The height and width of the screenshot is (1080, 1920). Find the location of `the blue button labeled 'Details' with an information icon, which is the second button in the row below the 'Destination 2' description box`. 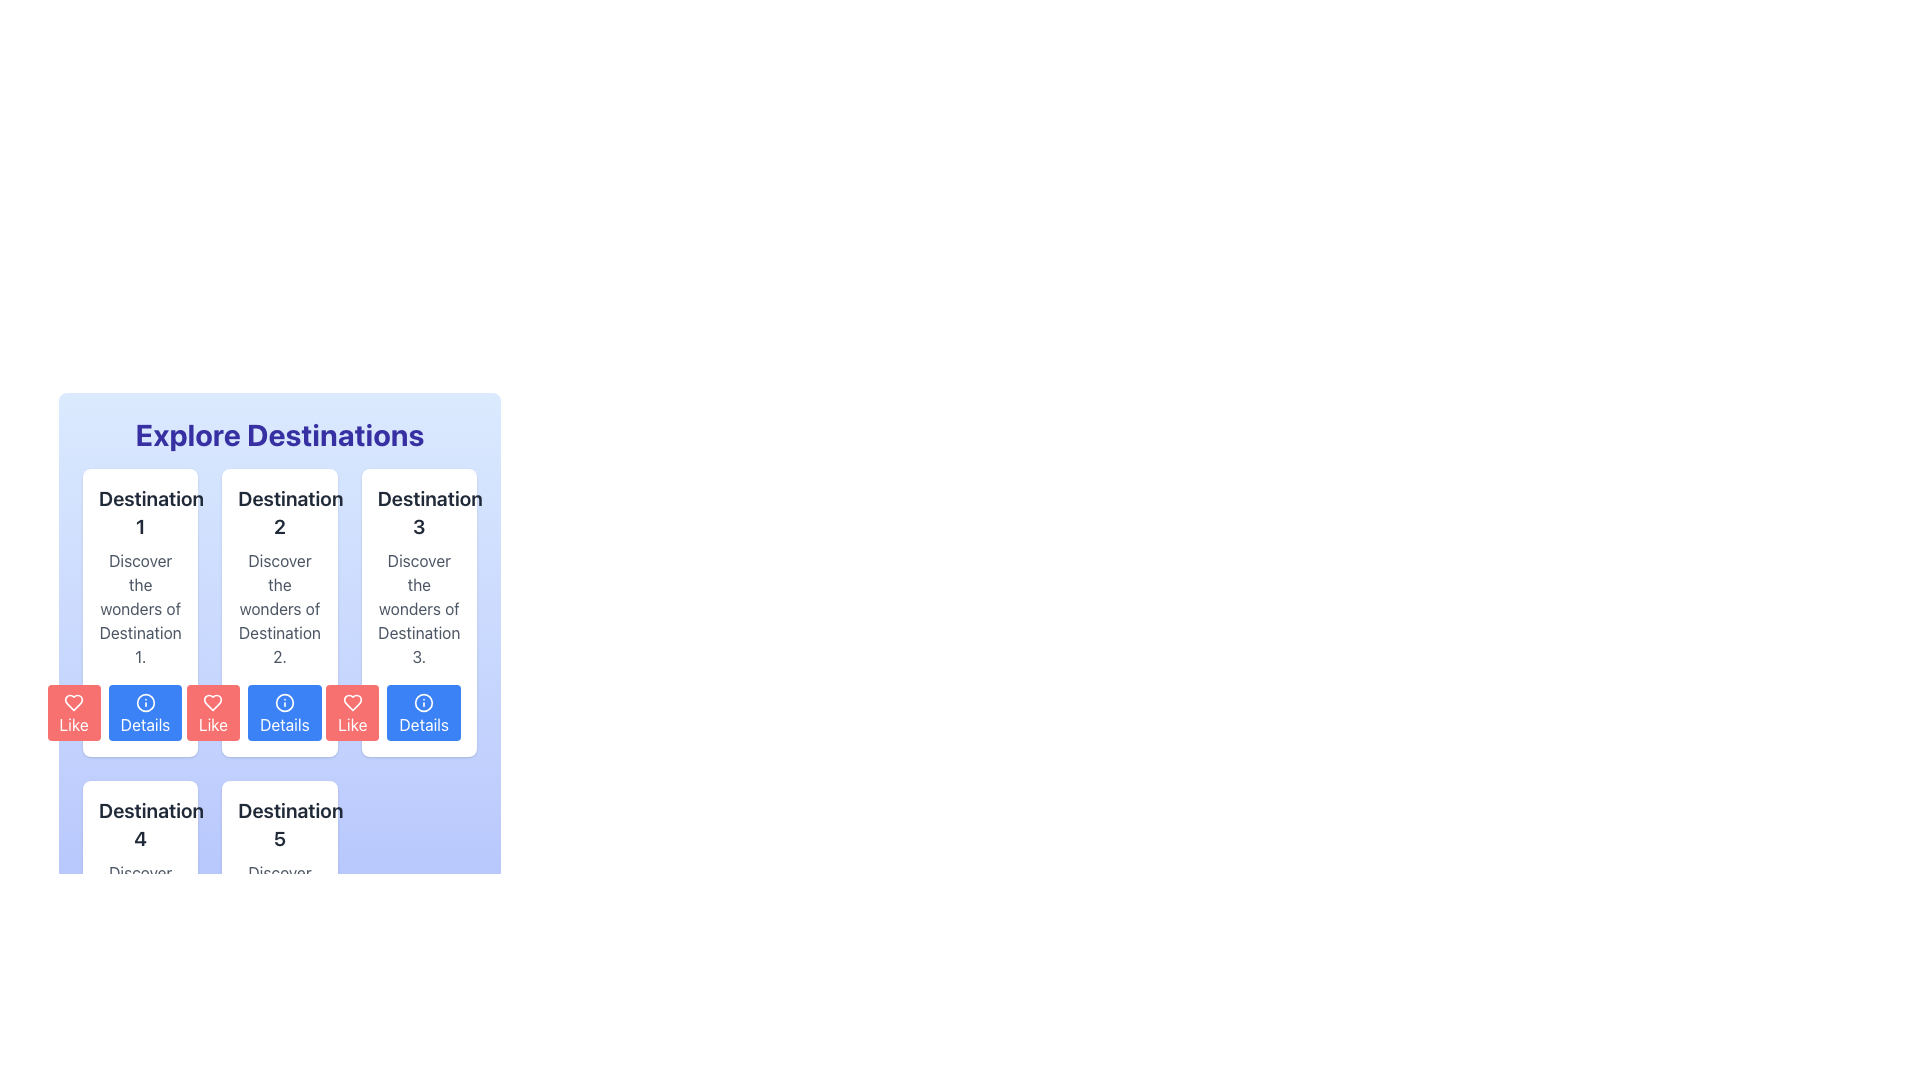

the blue button labeled 'Details' with an information icon, which is the second button in the row below the 'Destination 2' description box is located at coordinates (283, 712).